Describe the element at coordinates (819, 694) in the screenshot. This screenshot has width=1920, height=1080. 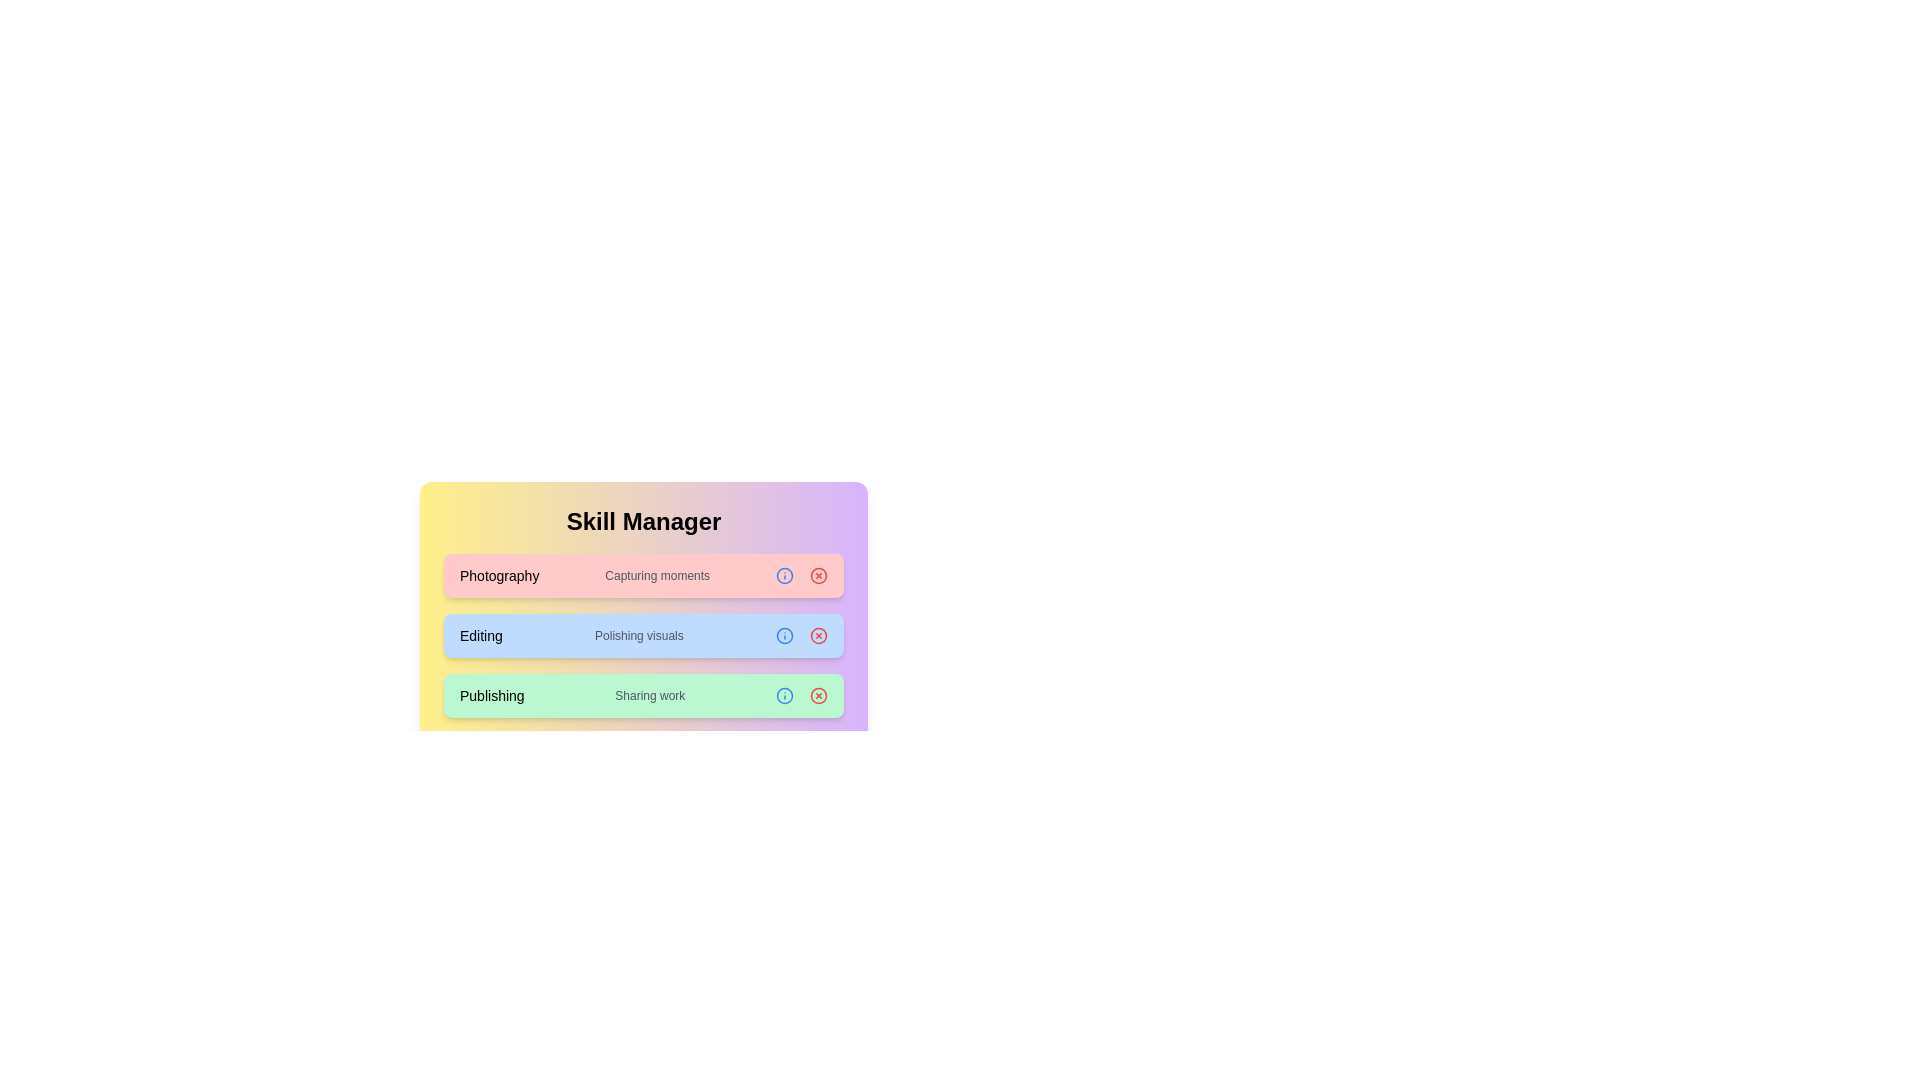
I see `the chip corresponding to Publishing` at that location.